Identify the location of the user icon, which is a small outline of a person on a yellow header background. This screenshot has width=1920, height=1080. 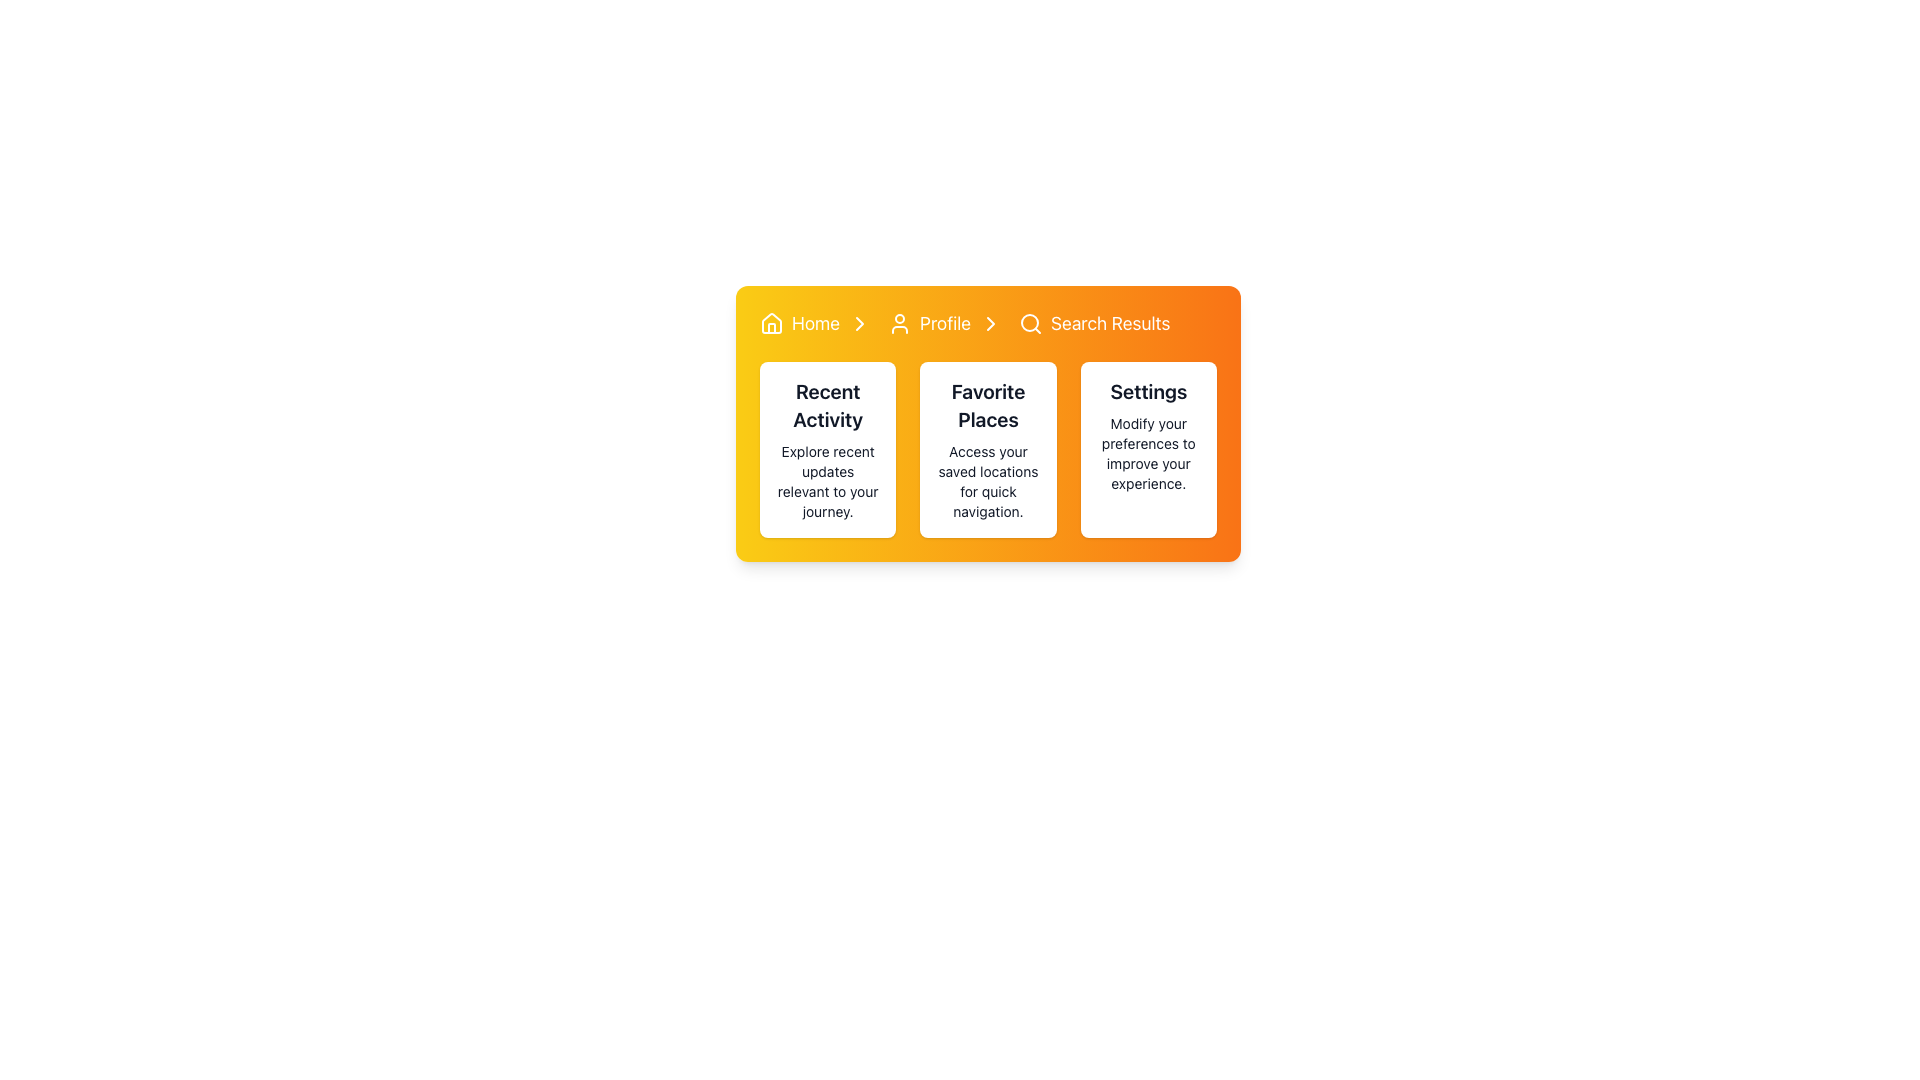
(899, 323).